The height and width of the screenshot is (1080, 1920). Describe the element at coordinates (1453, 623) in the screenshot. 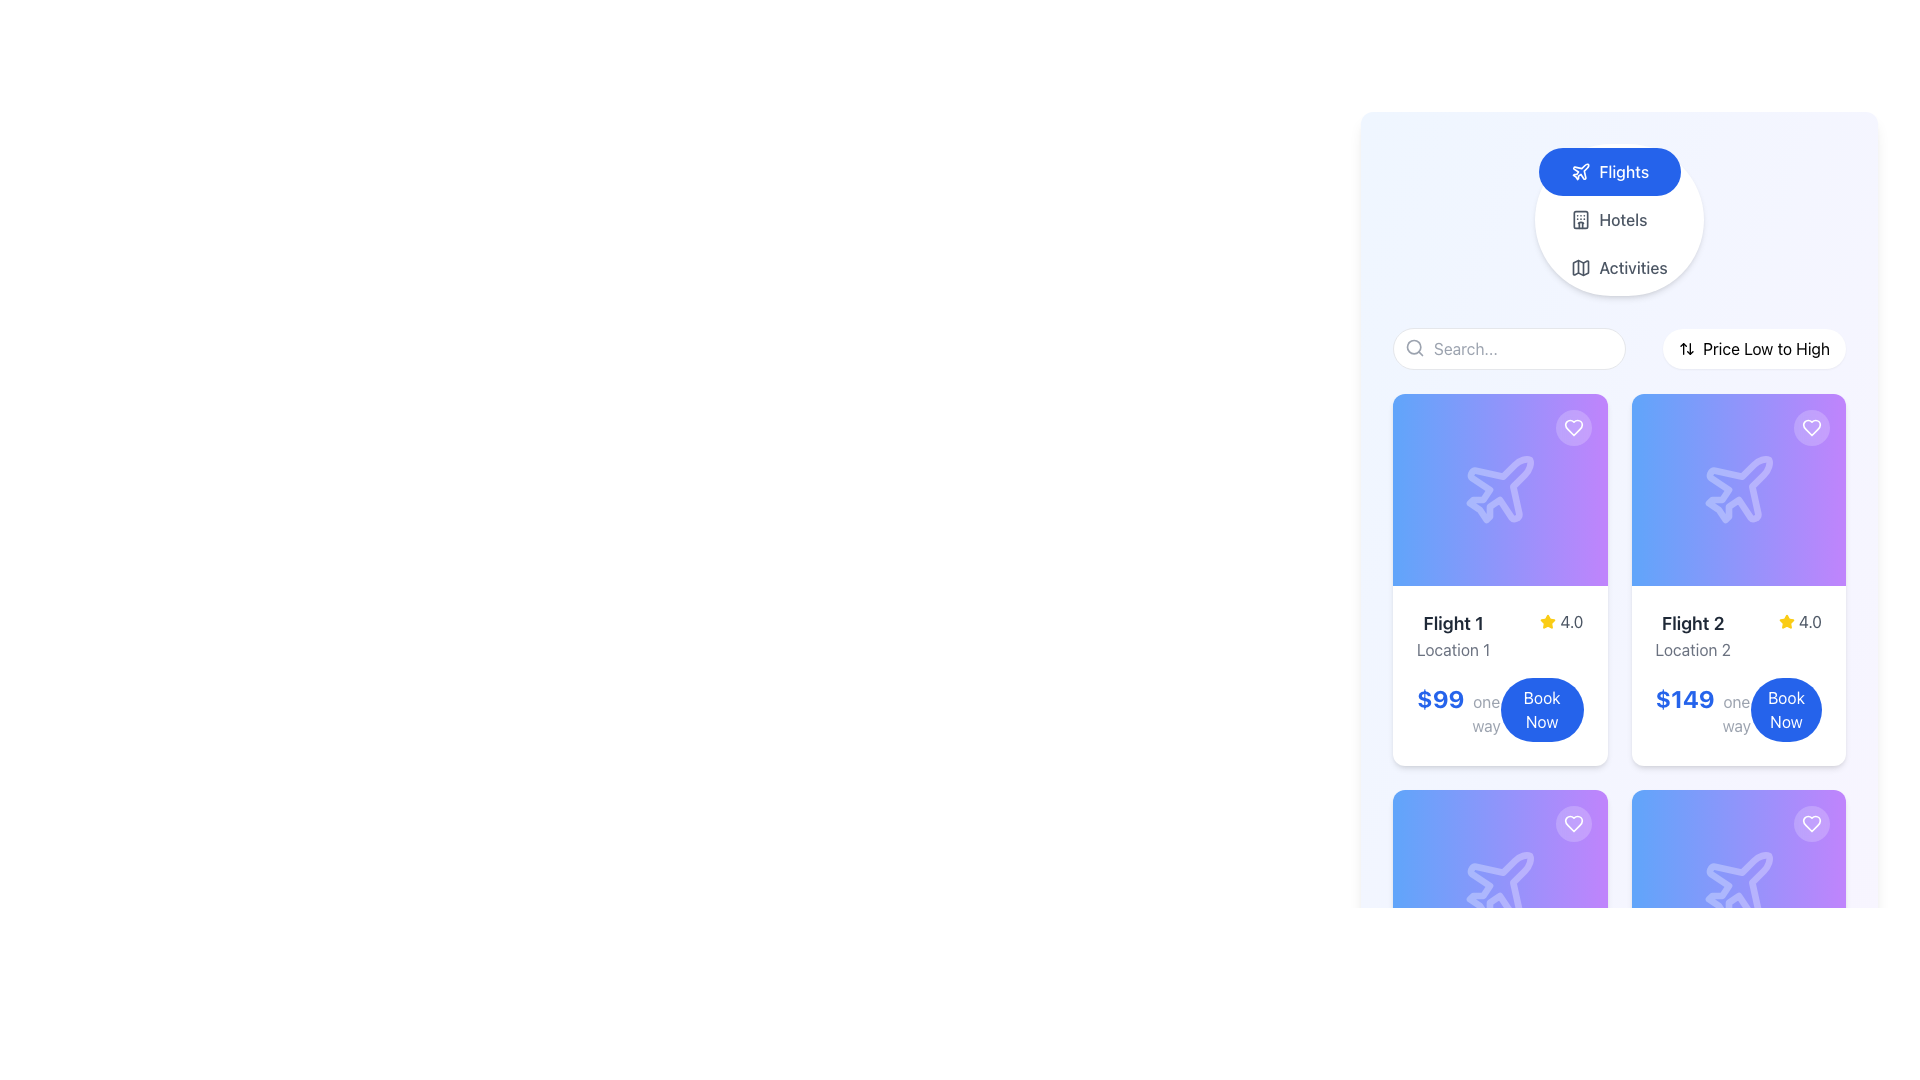

I see `the text label that identifies the flight option in the top-left card of the flight options grid` at that location.